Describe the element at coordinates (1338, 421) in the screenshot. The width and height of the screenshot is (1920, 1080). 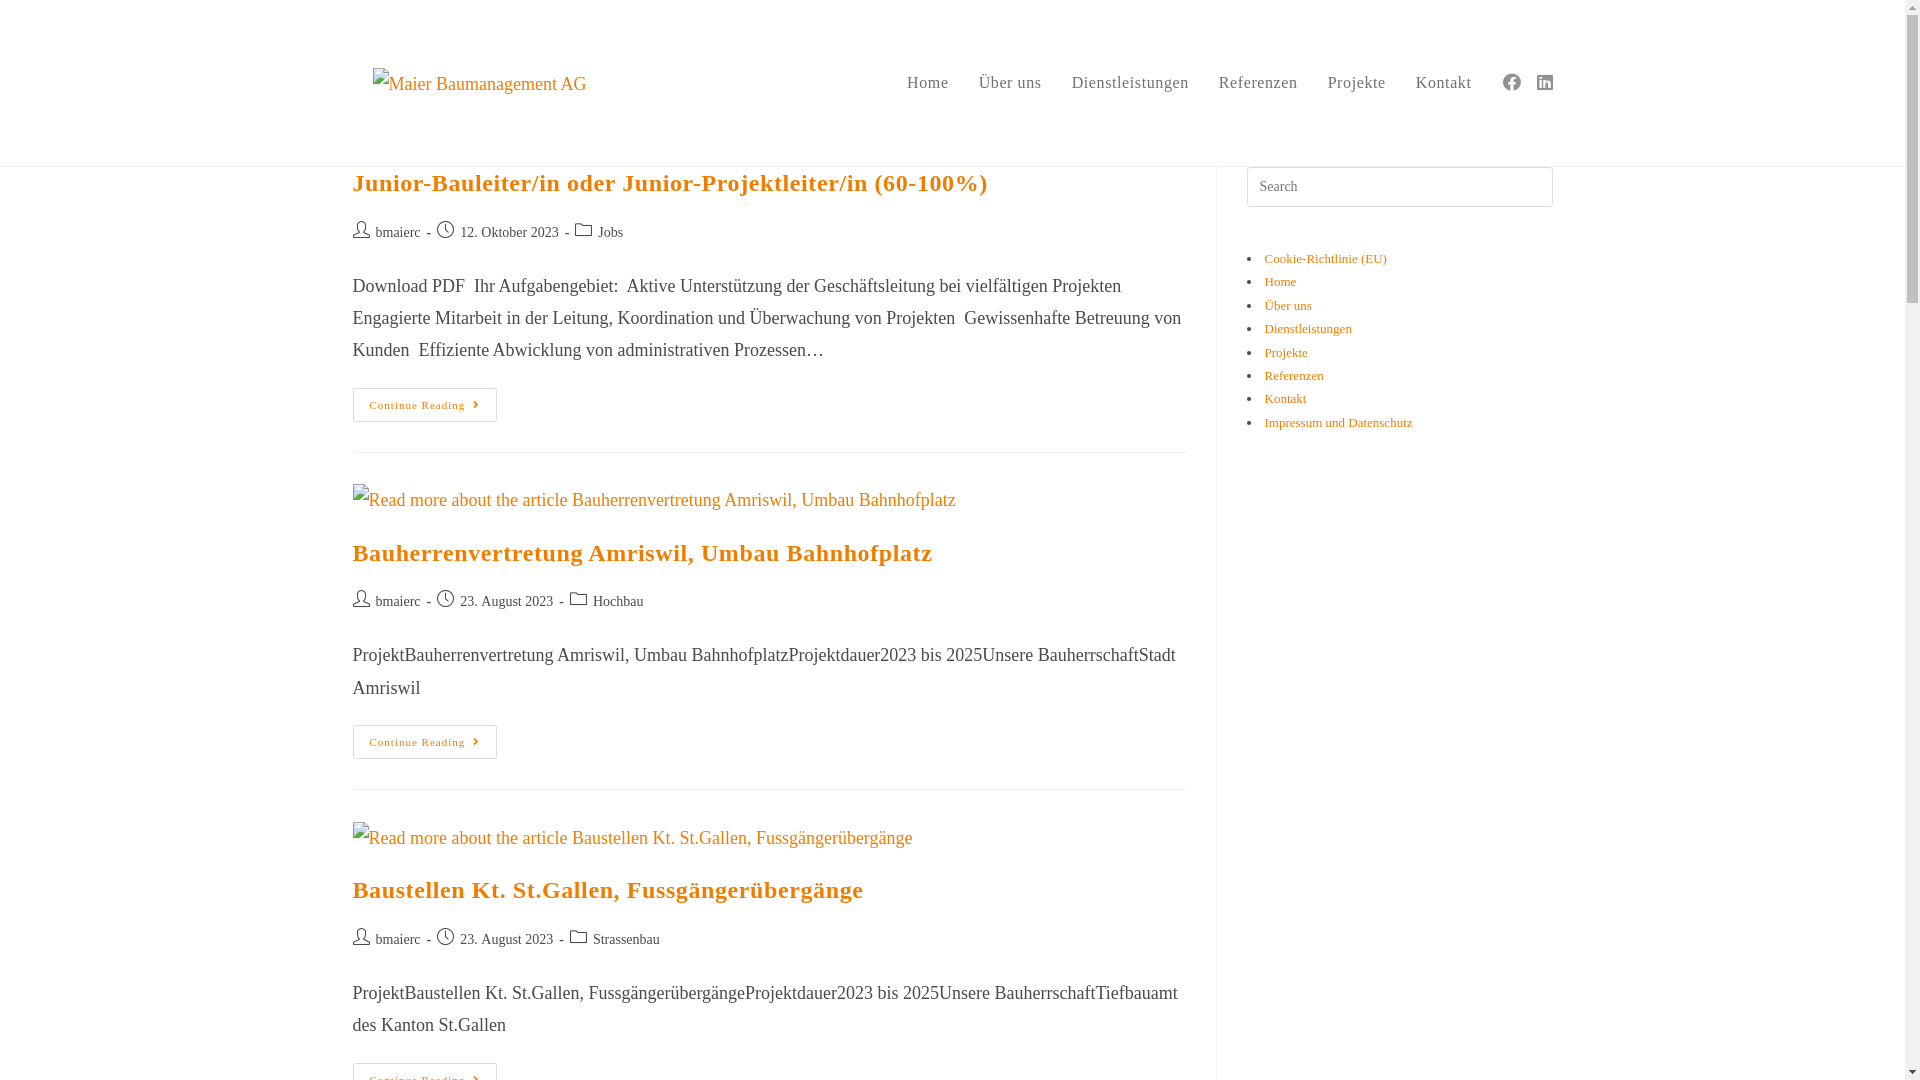
I see `'Impressum und Datenschutz'` at that location.